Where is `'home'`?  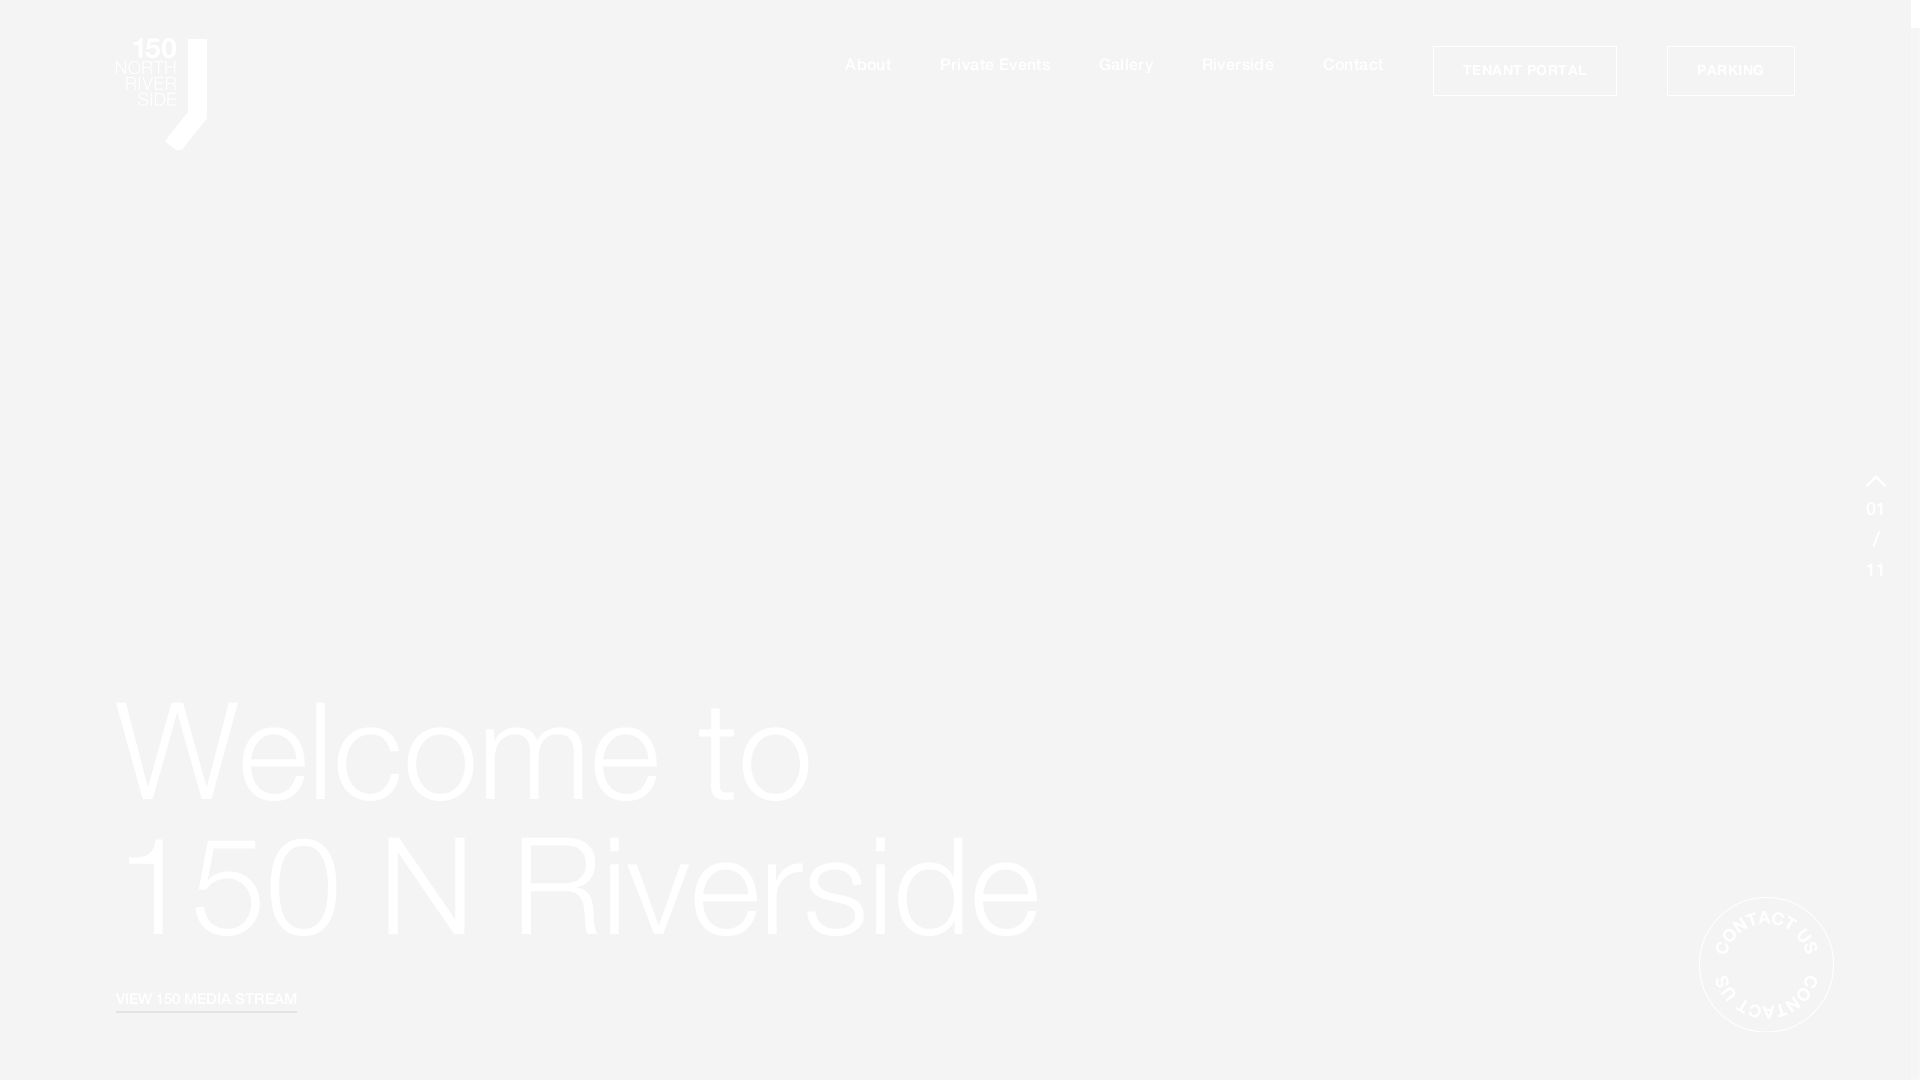
'home' is located at coordinates (171, 96).